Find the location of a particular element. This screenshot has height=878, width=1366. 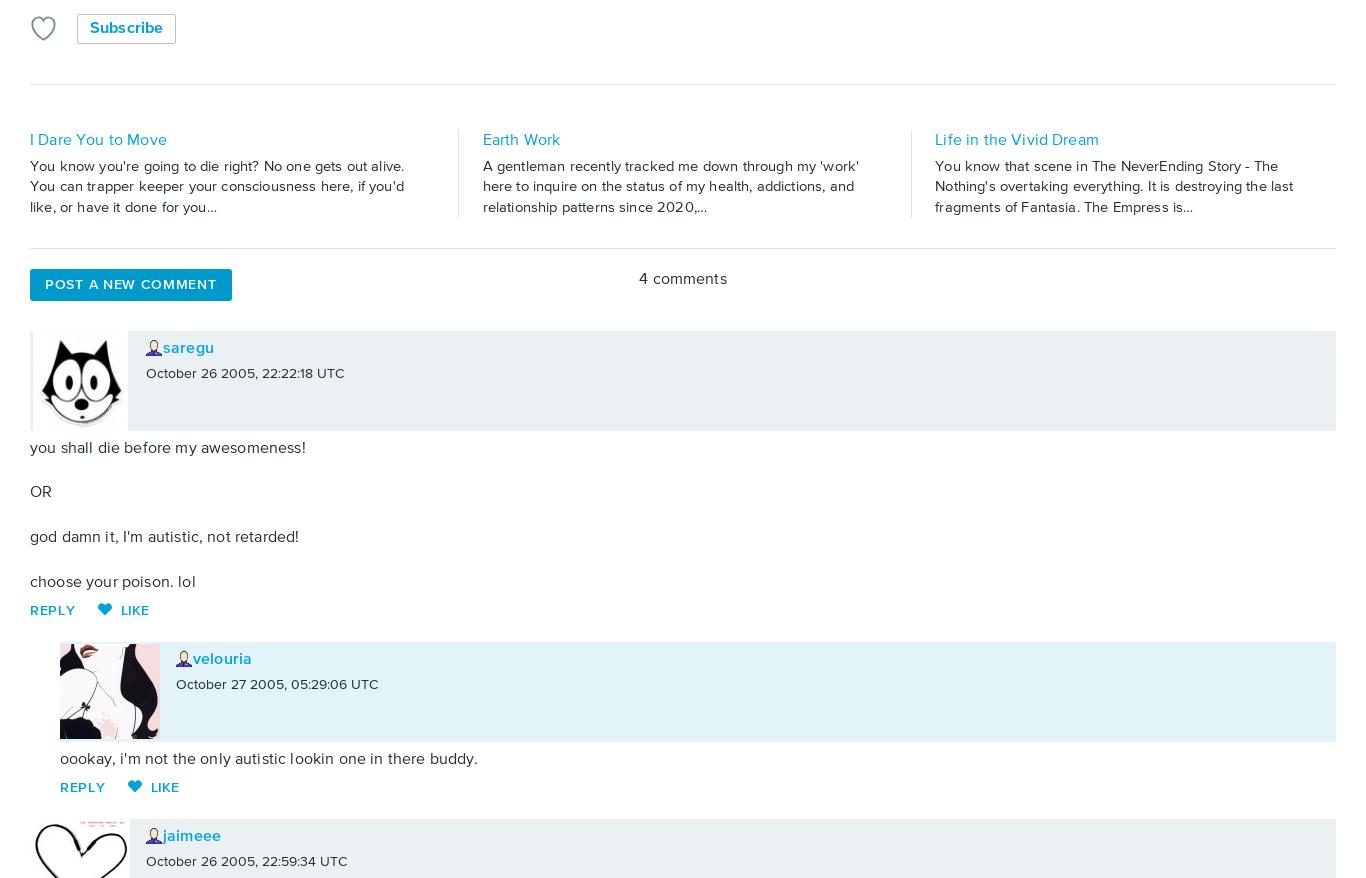

'October 27 2005, 05:29:06 UTC' is located at coordinates (277, 685).